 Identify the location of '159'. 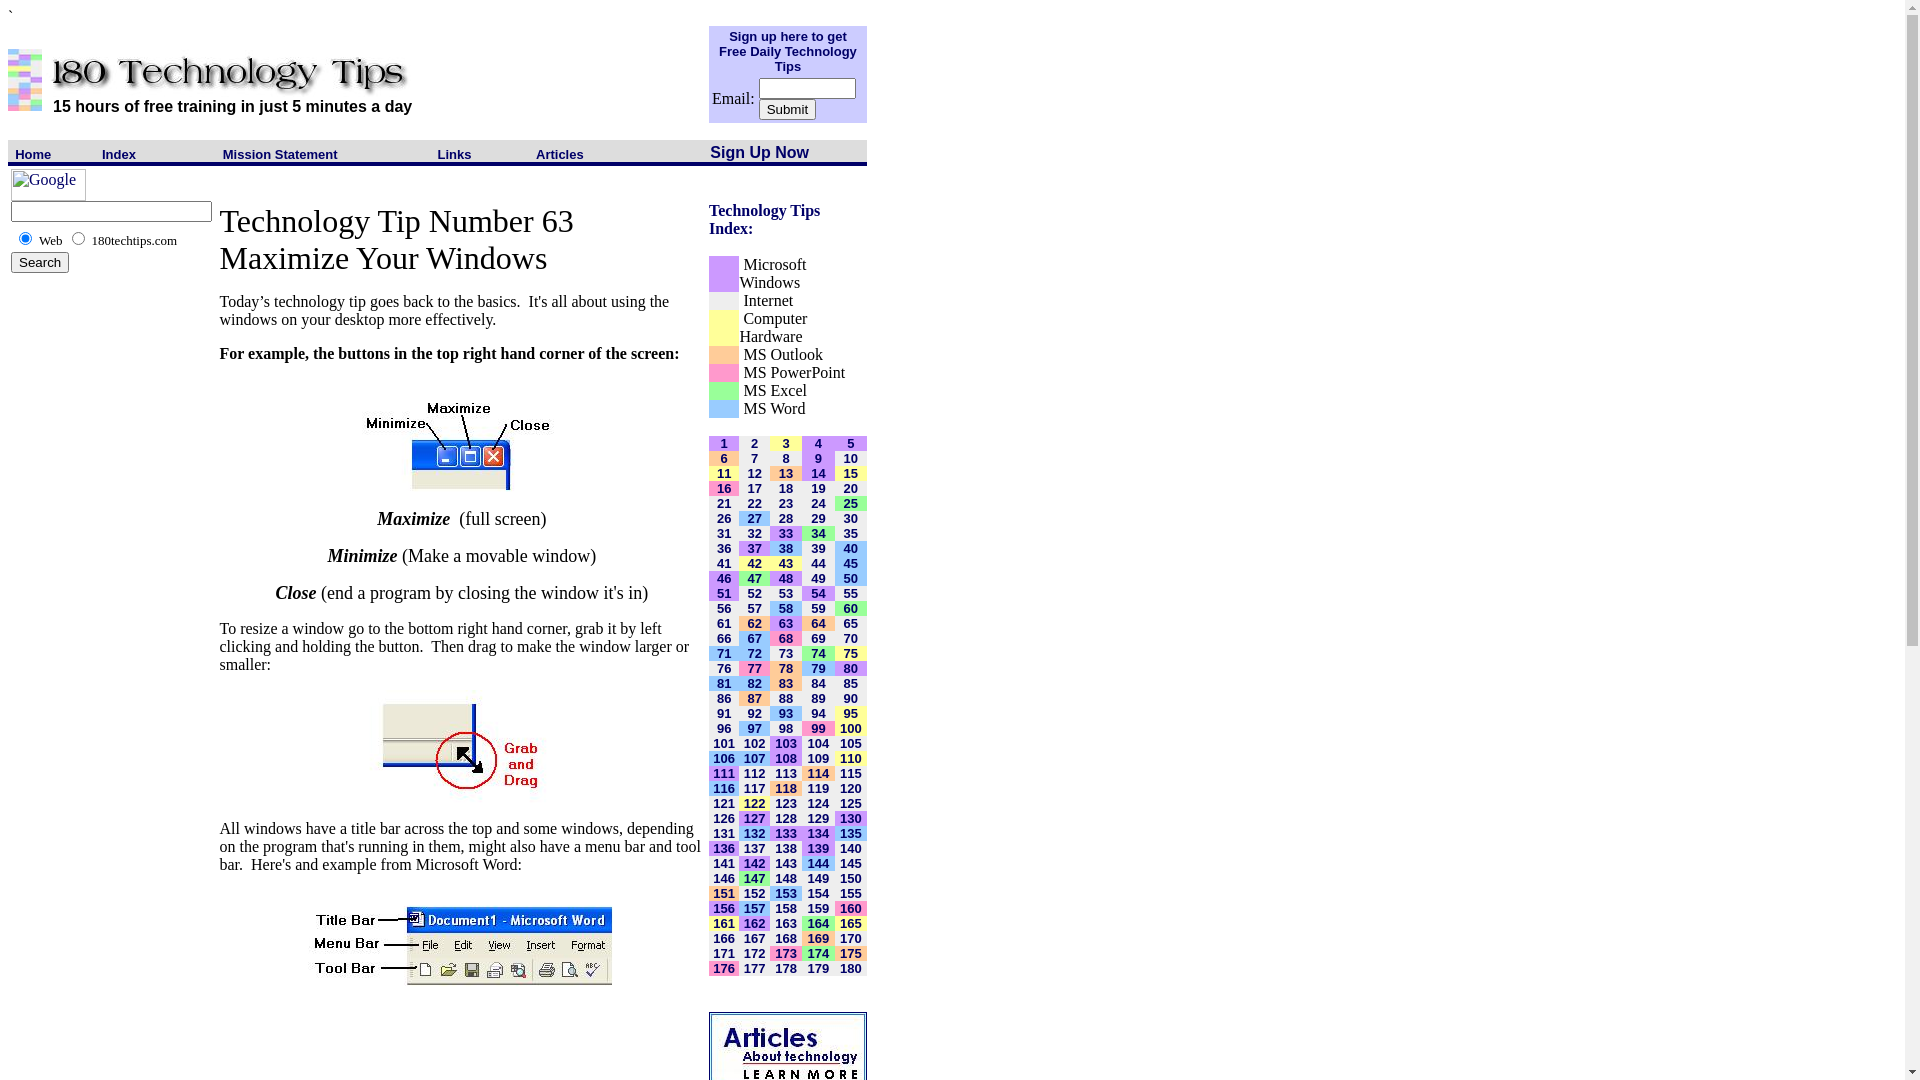
(819, 907).